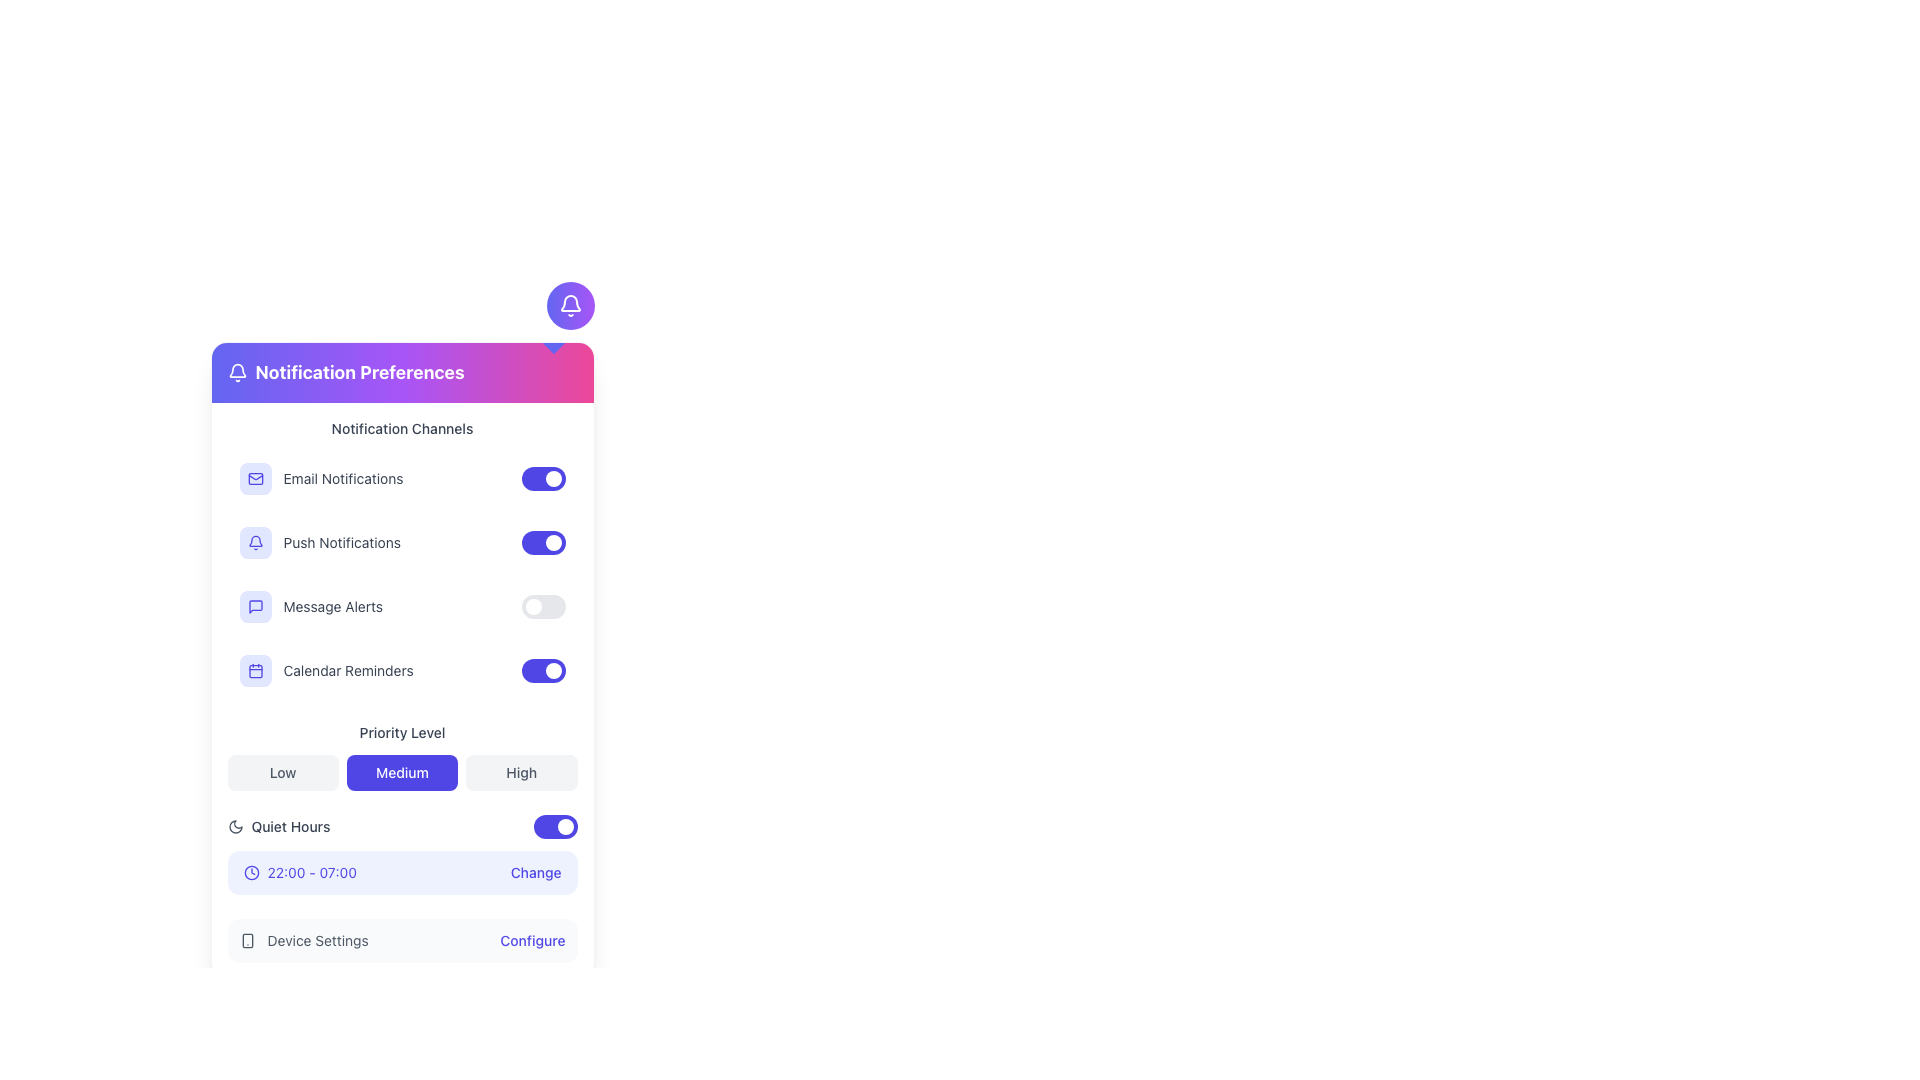  What do you see at coordinates (401, 671) in the screenshot?
I see `the toggle switch` at bounding box center [401, 671].